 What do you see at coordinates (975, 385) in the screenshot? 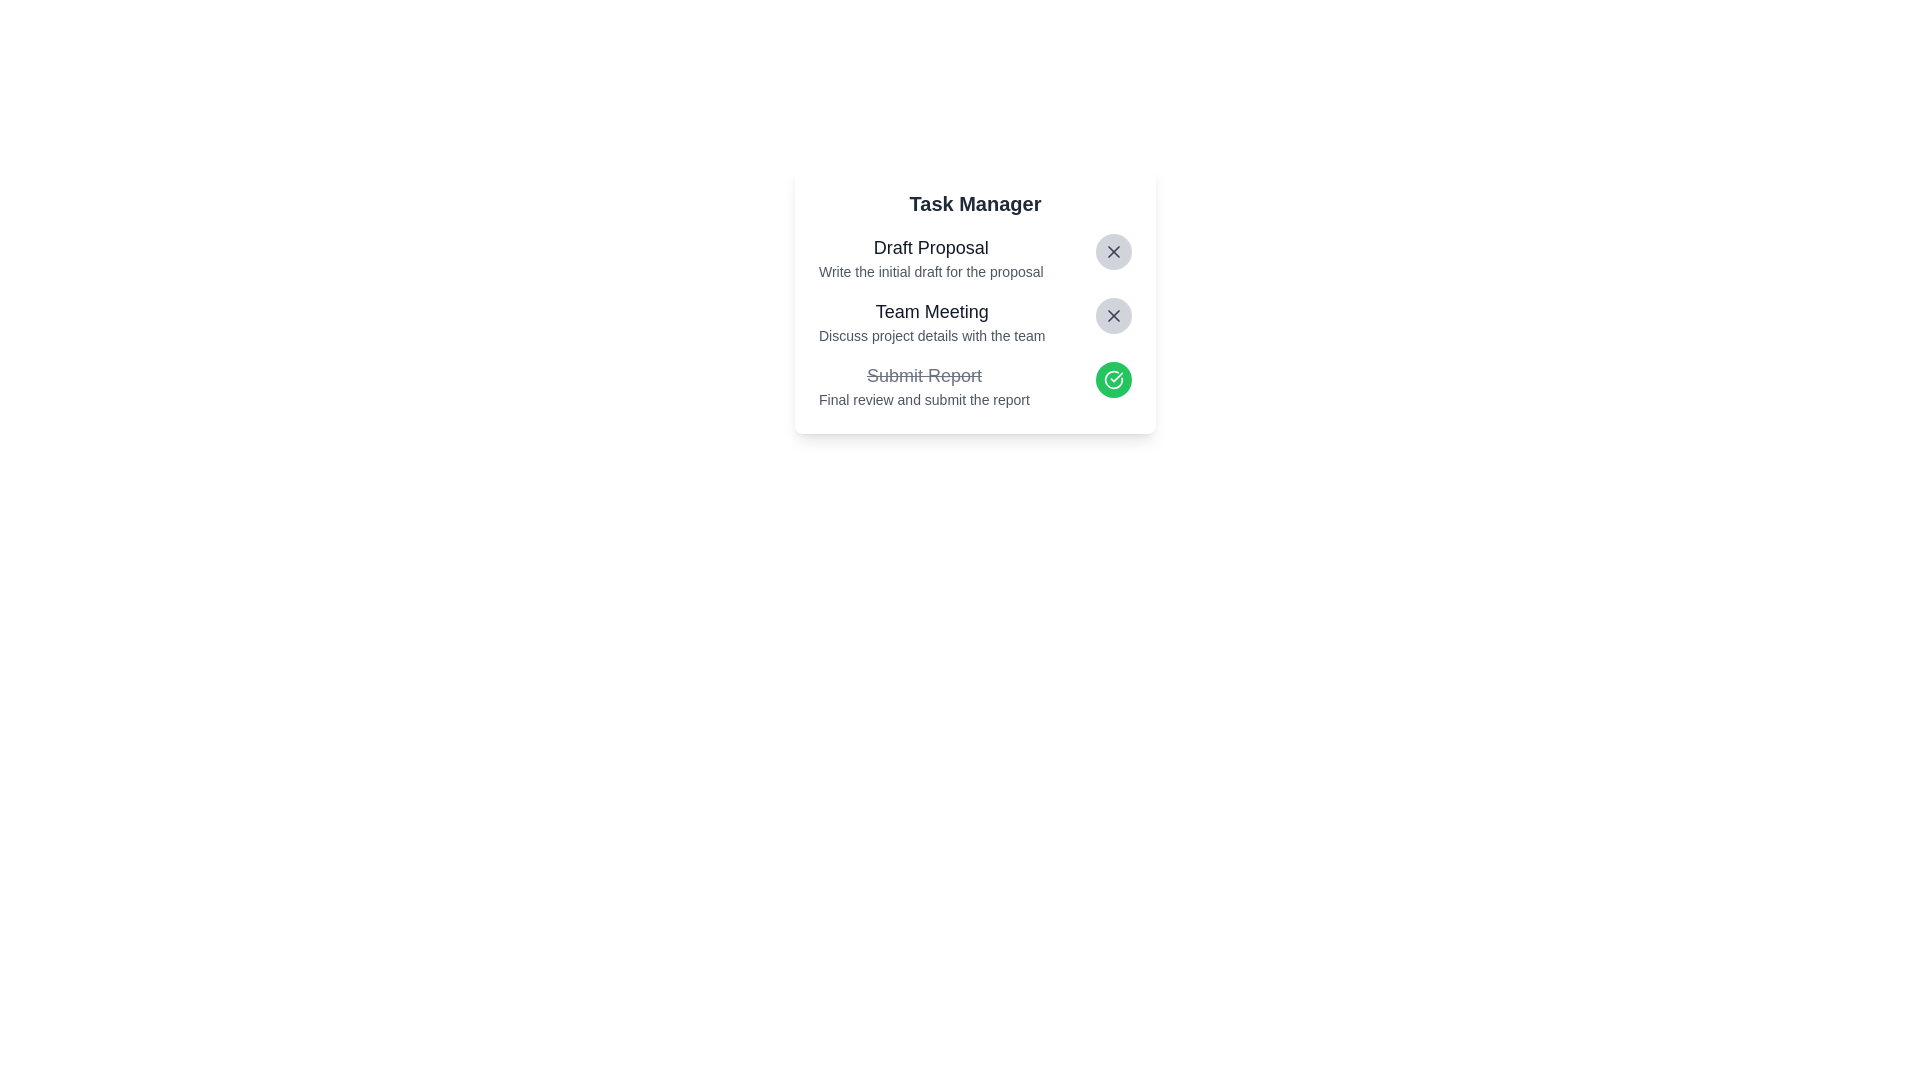
I see `the third task item in the 'Task Manager' list that has a completion button, indicating the task is completed with a checkmark and strikethrough text` at bounding box center [975, 385].